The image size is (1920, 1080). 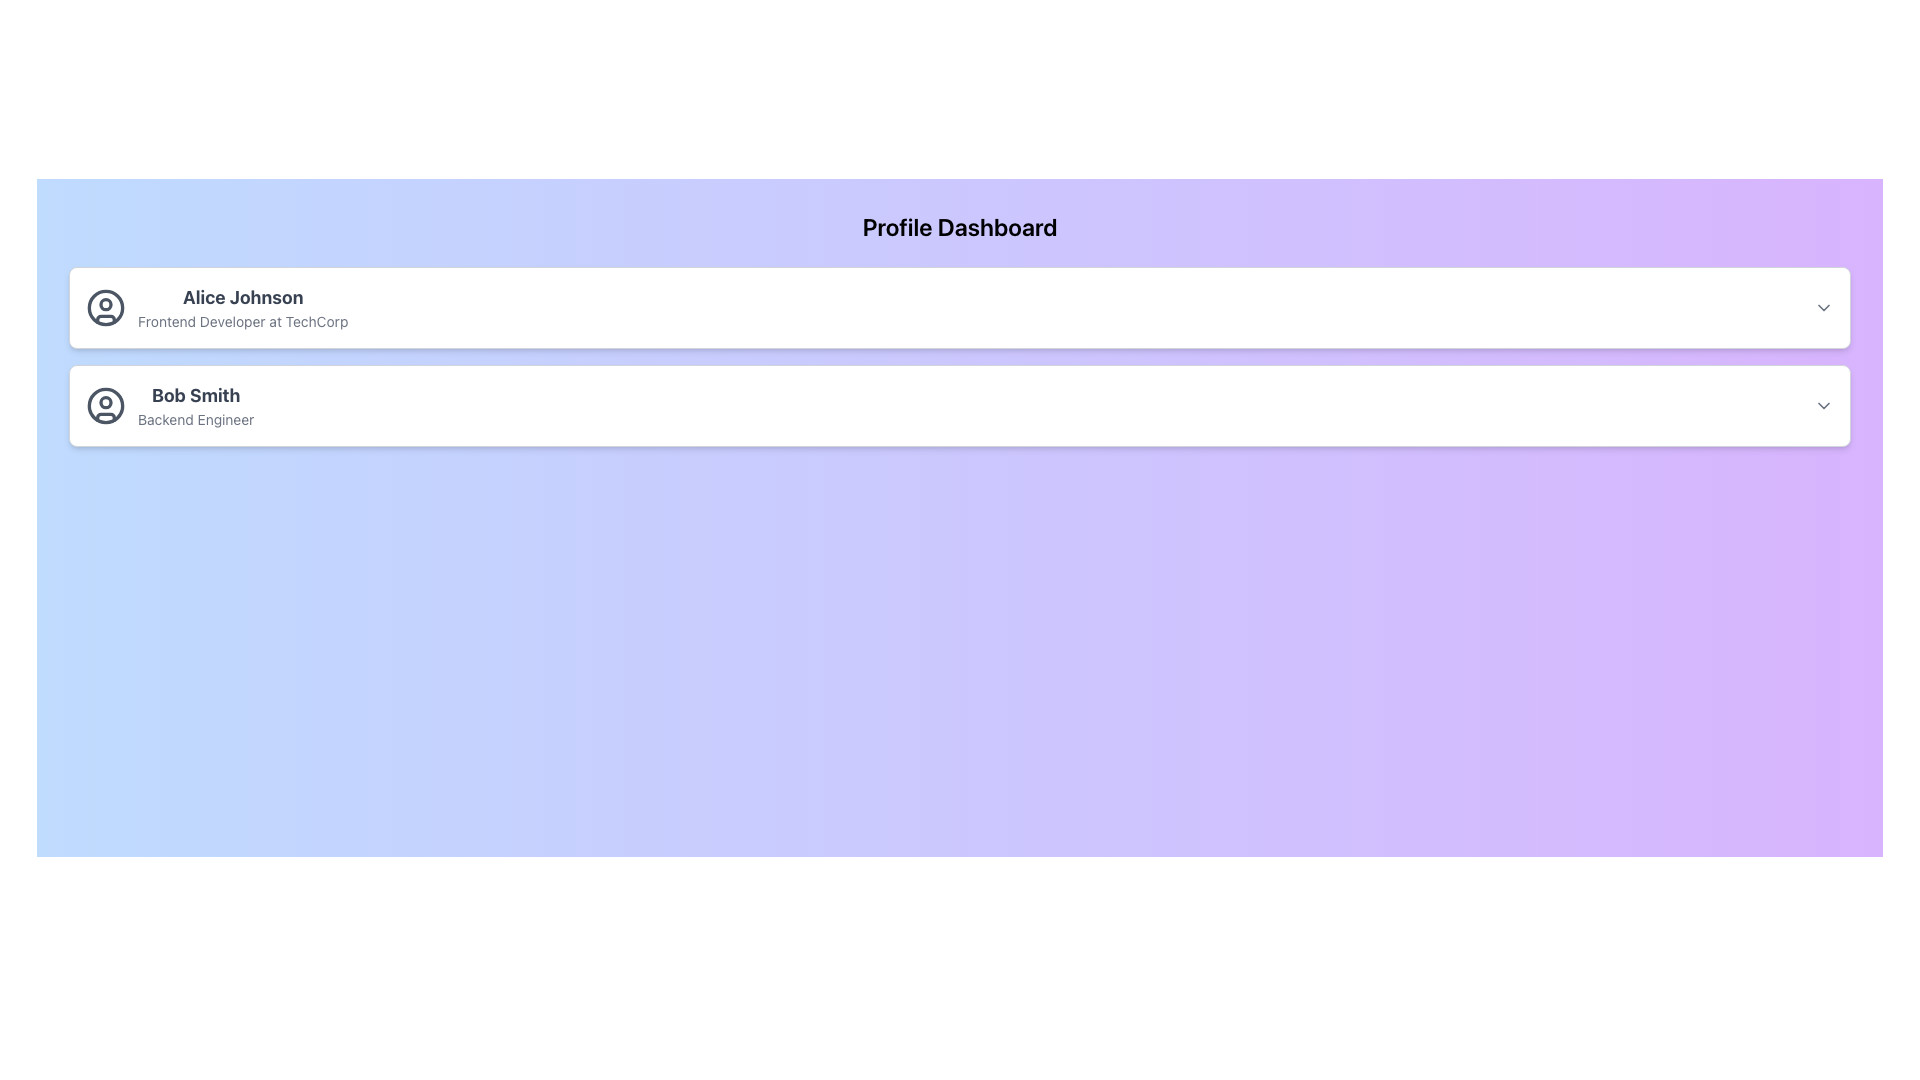 I want to click on the User Profile Icon representing 'Bob Smith', so click(x=104, y=405).